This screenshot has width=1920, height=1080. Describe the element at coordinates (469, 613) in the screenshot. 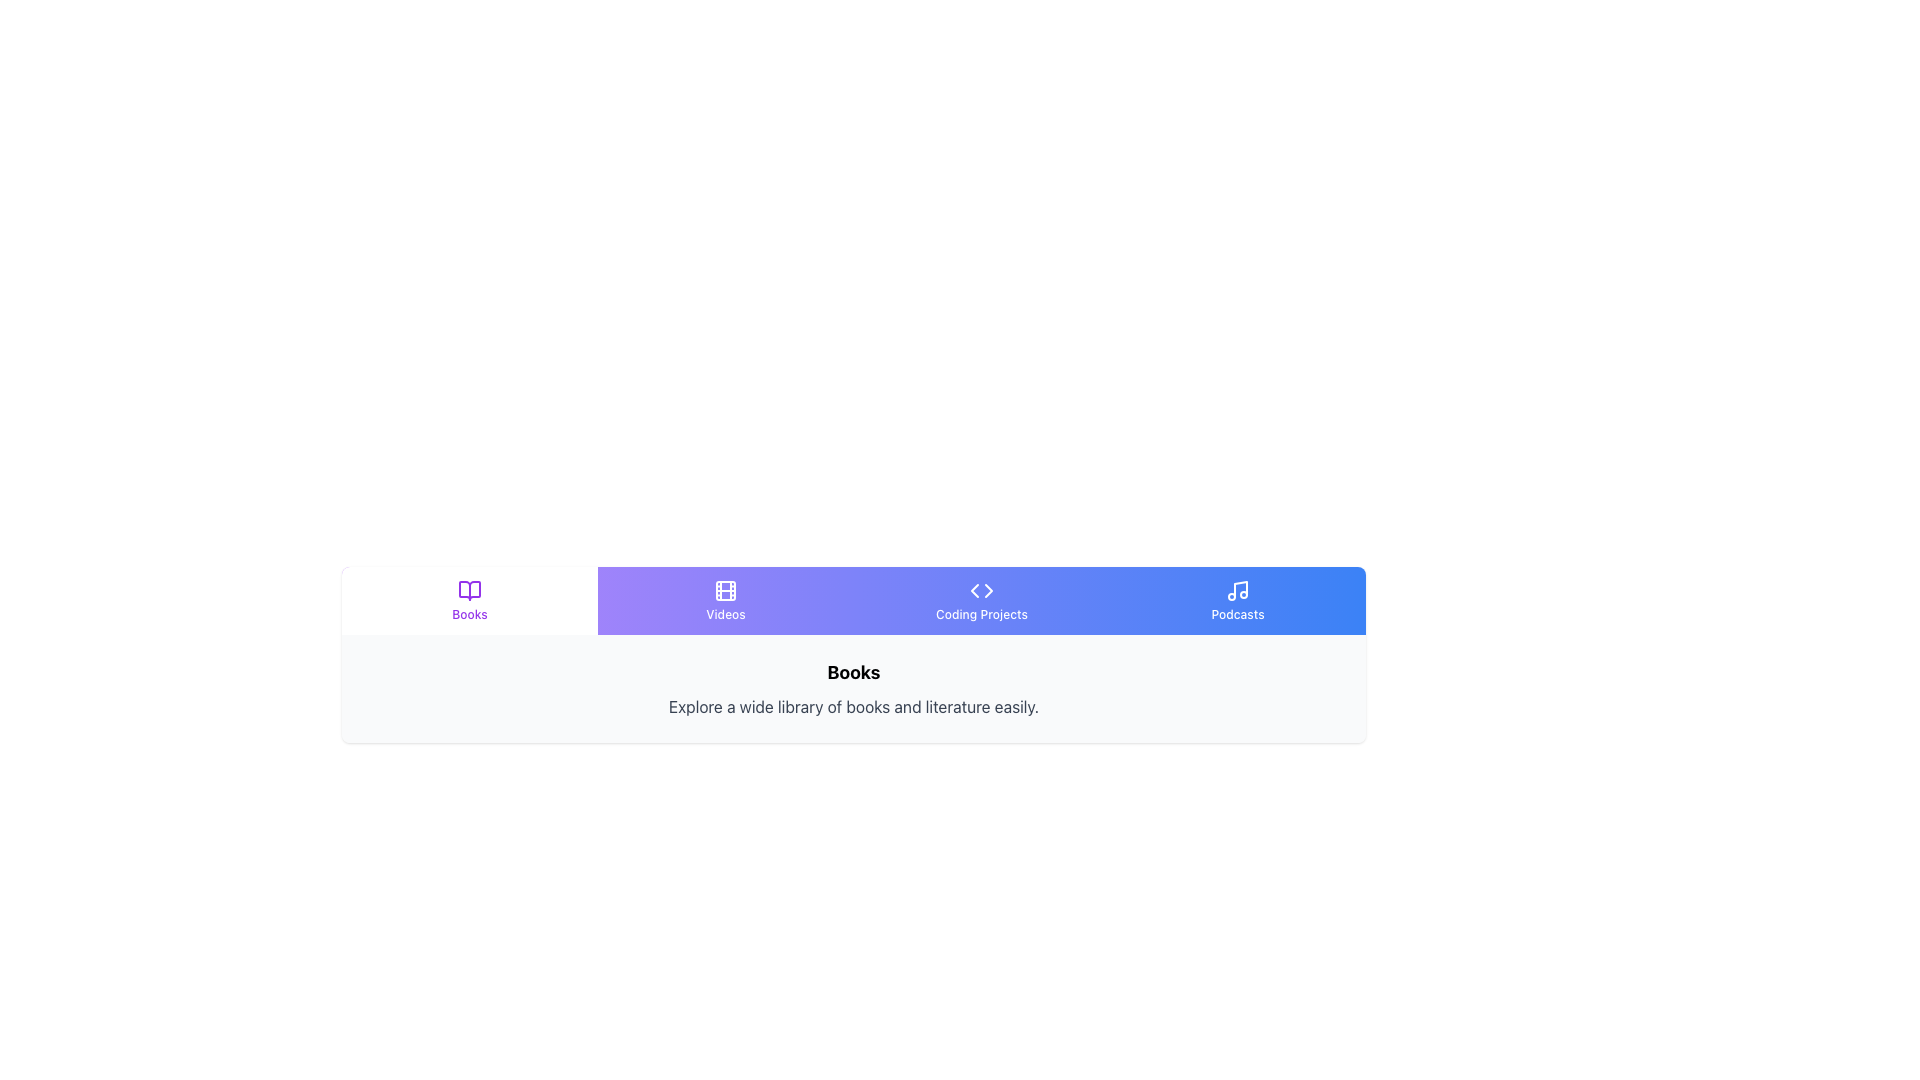

I see `the content of the 'Books' text label located in the menu bar, which identifies the books category` at that location.